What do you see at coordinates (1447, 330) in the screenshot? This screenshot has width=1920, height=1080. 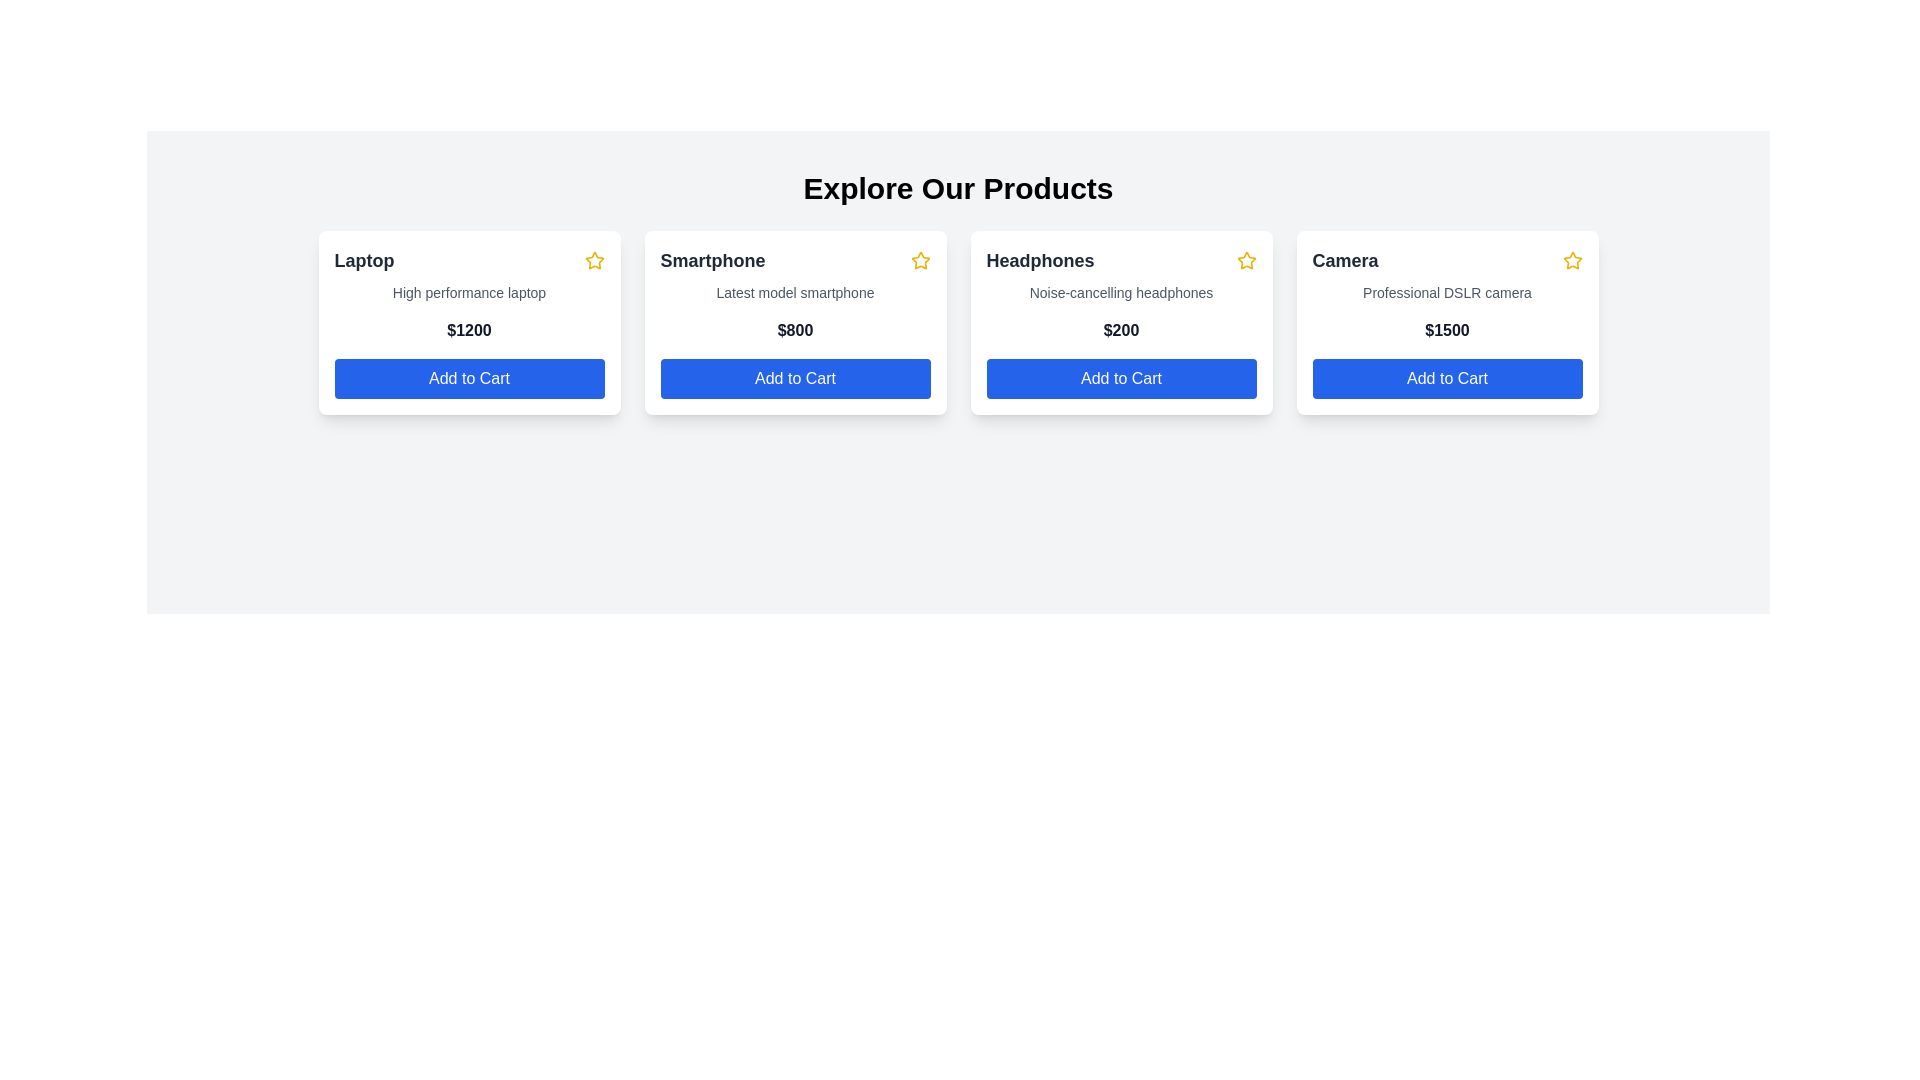 I see `the bold text displaying the value '$1500' located below 'Professional DSLR camera' and above the 'Add to Cart' button in the fourth product card of the grid` at bounding box center [1447, 330].